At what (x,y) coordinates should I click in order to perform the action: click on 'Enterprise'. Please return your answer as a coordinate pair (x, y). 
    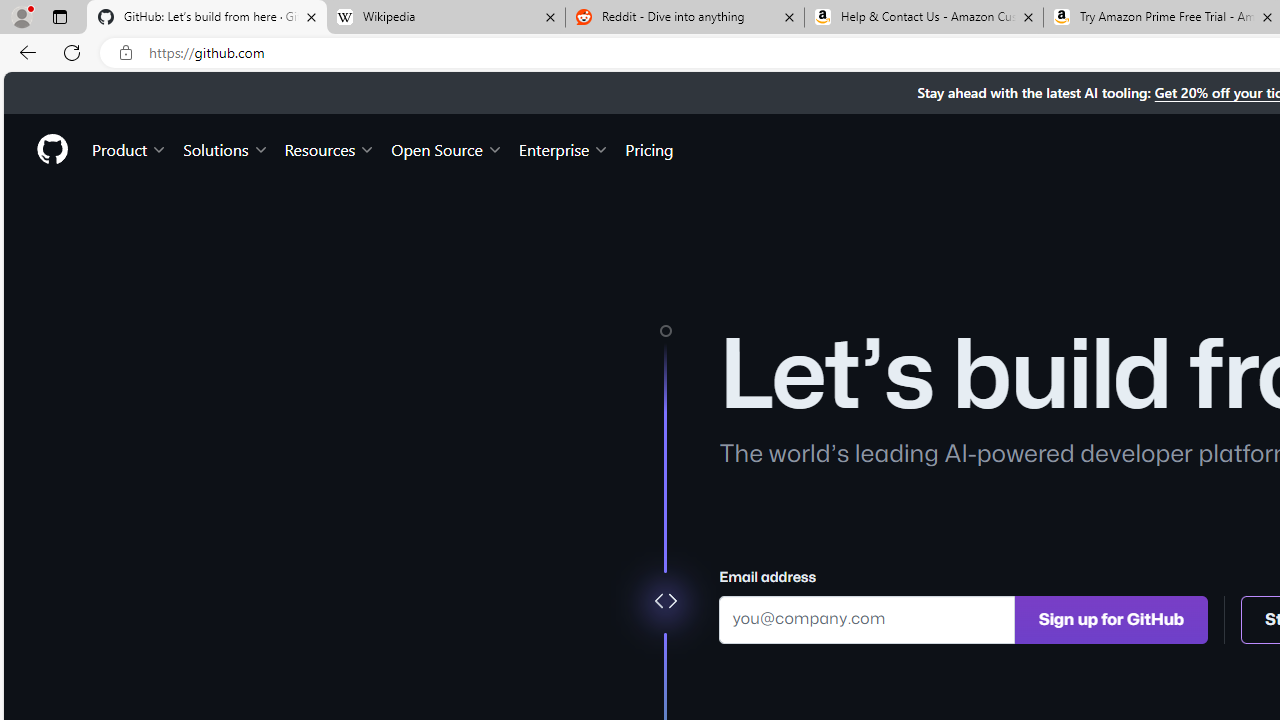
    Looking at the image, I should click on (562, 148).